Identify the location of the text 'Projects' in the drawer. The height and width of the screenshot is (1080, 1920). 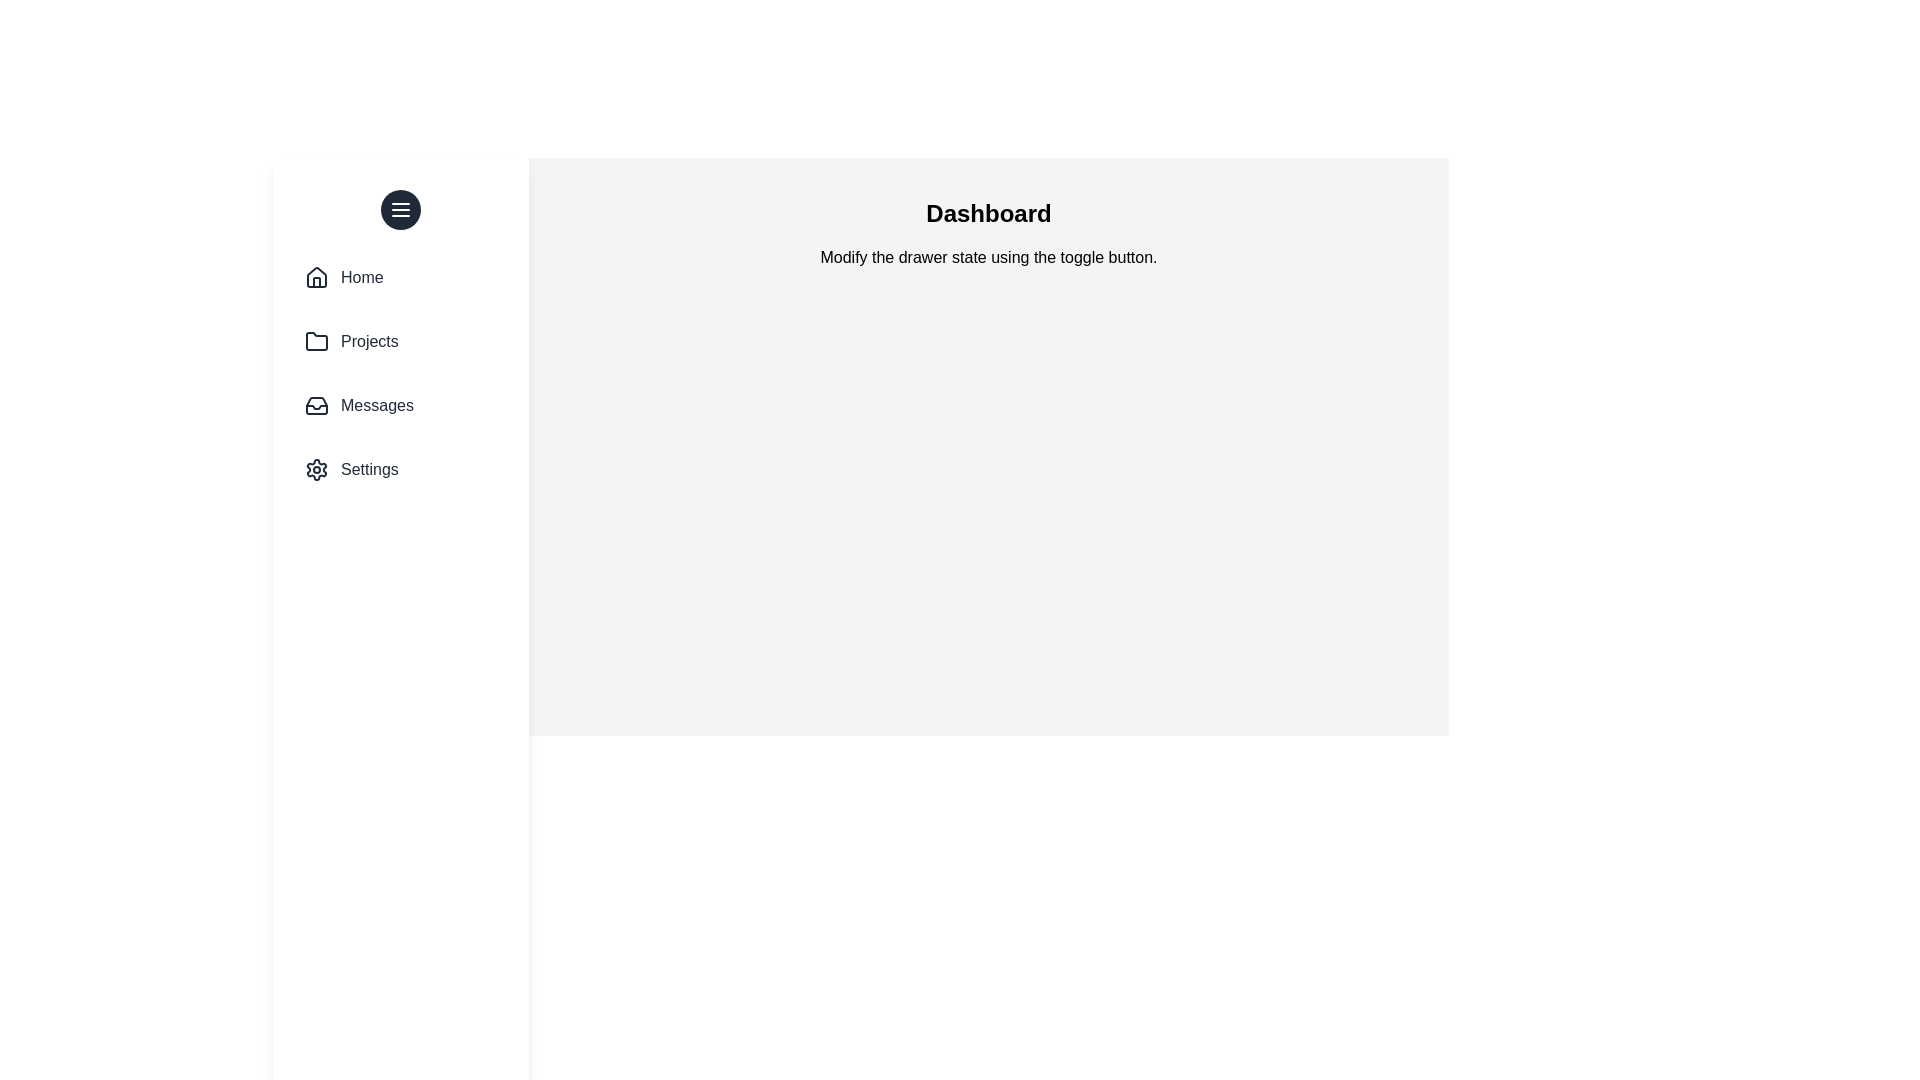
(369, 341).